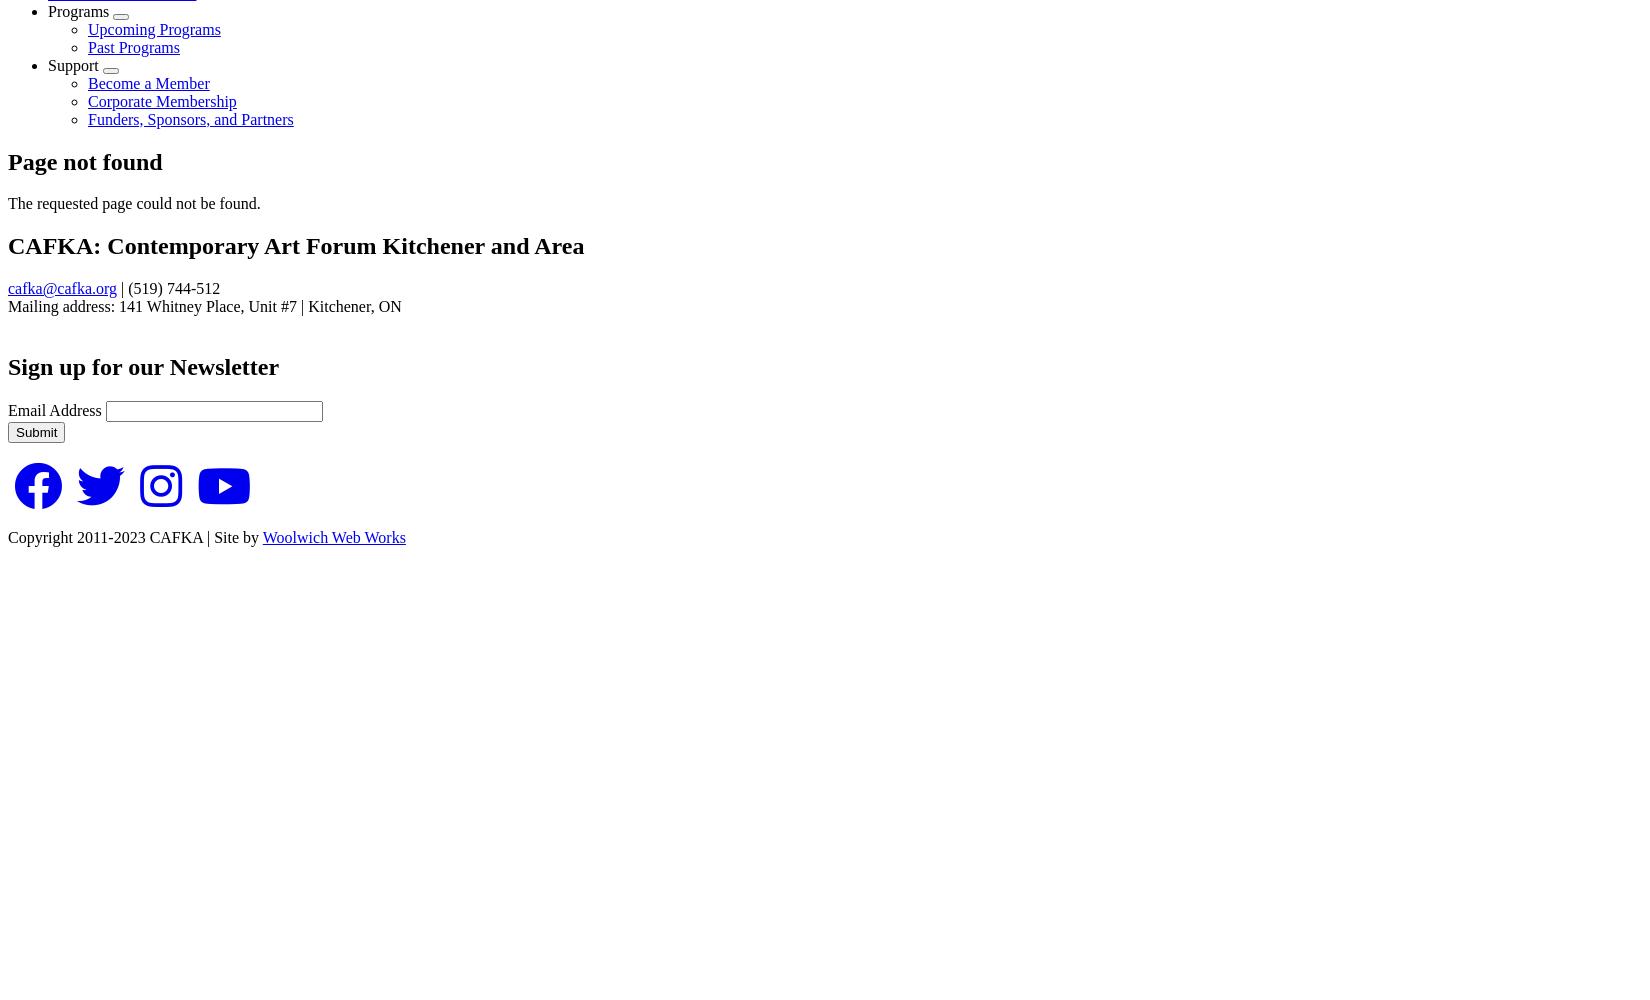  Describe the element at coordinates (143, 366) in the screenshot. I see `'Sign up for our Newsletter'` at that location.